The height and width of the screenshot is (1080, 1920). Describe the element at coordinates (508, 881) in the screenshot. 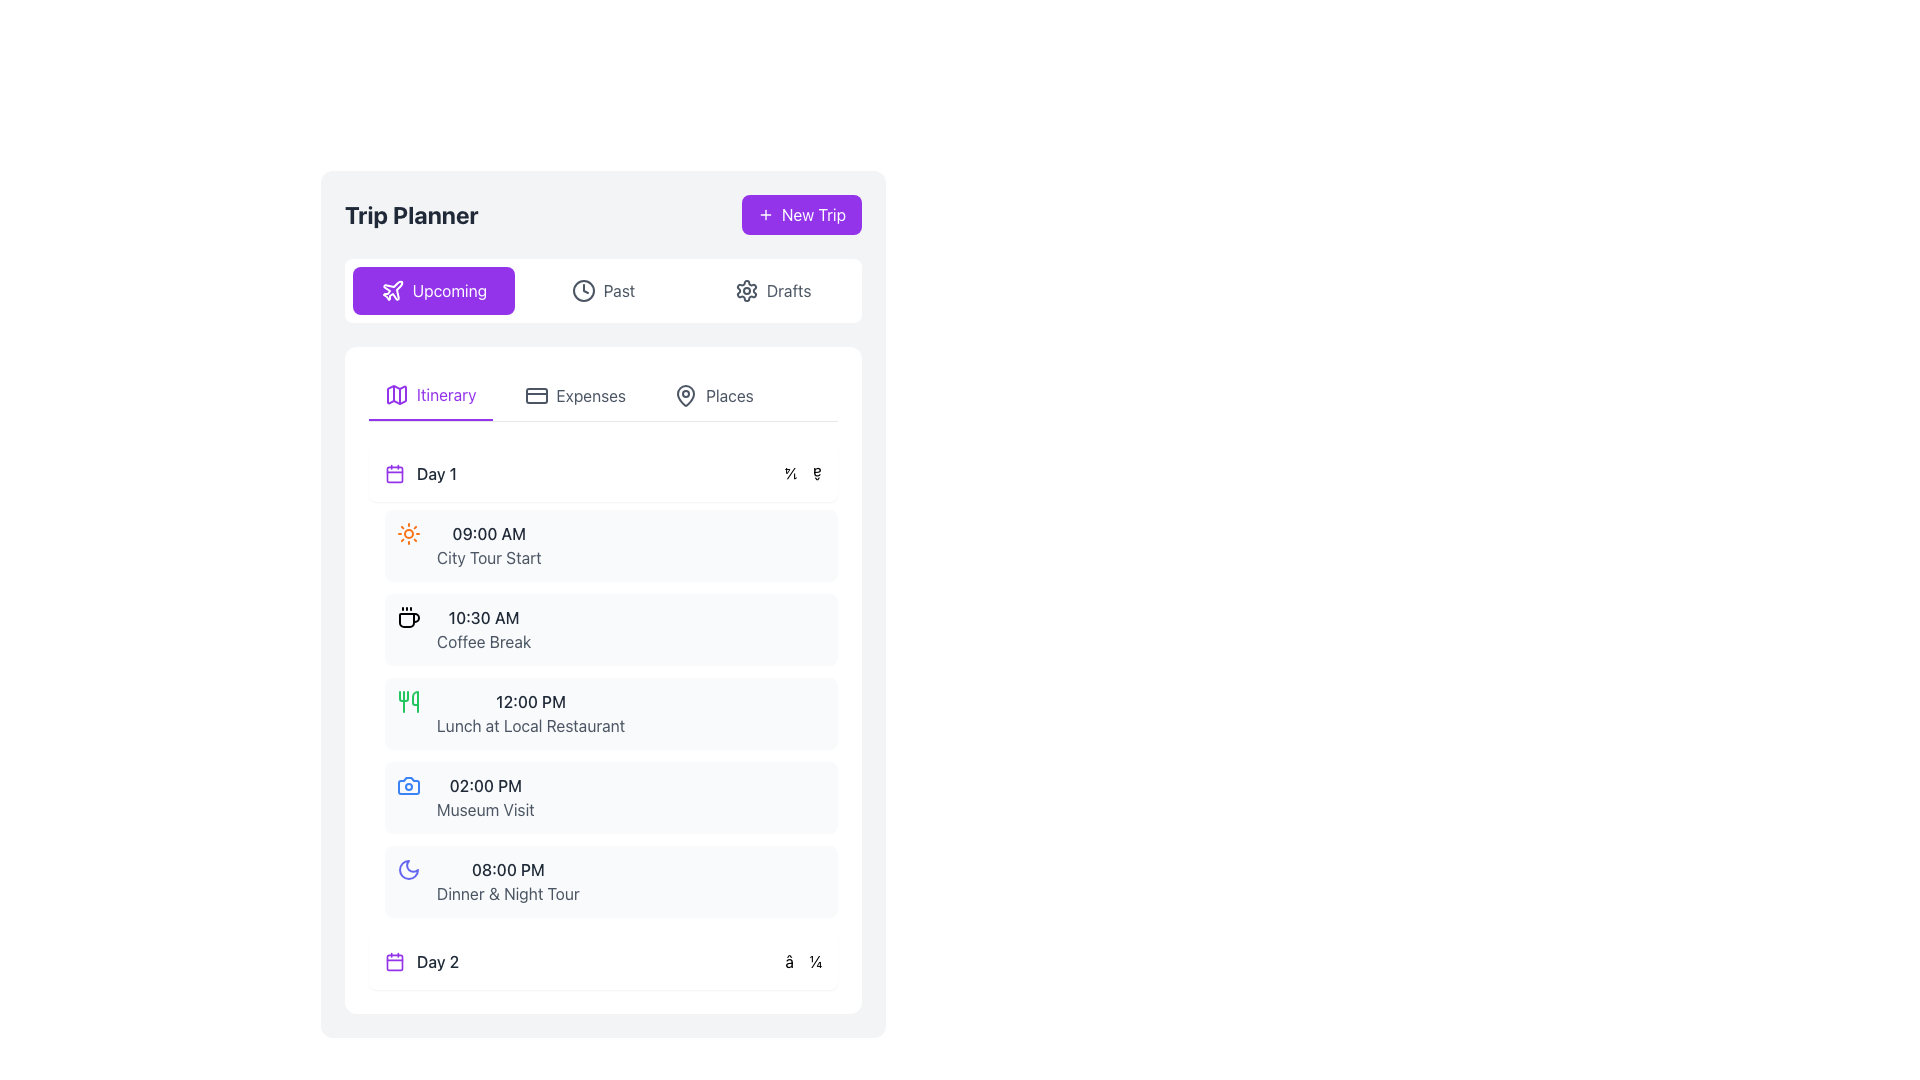

I see `the Text block element displaying '08:00 PM' and 'Dinner & Night Tour'` at that location.